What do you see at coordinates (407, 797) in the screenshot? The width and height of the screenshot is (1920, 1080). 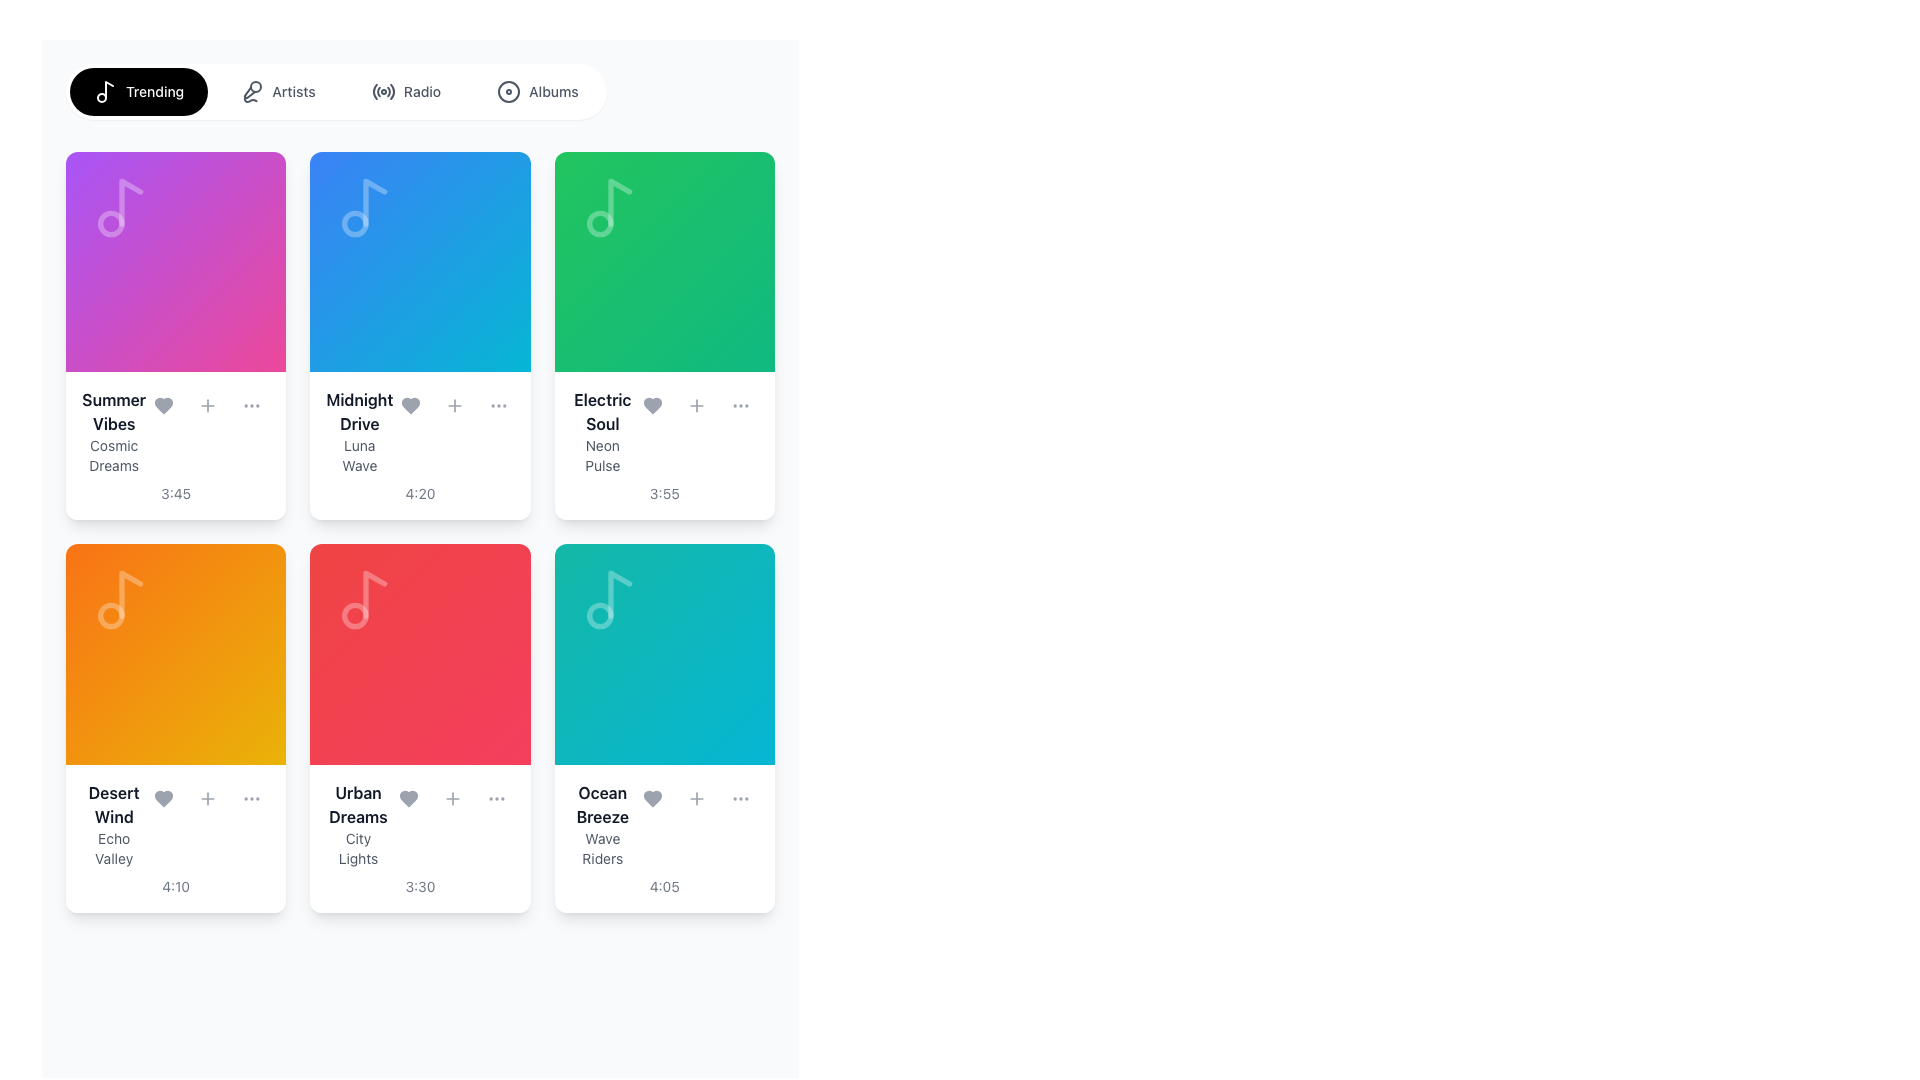 I see `the heart-shaped icon button, which represents the favorite or like option, located in the card labeled 'Urban Dreams' by City Lights` at bounding box center [407, 797].